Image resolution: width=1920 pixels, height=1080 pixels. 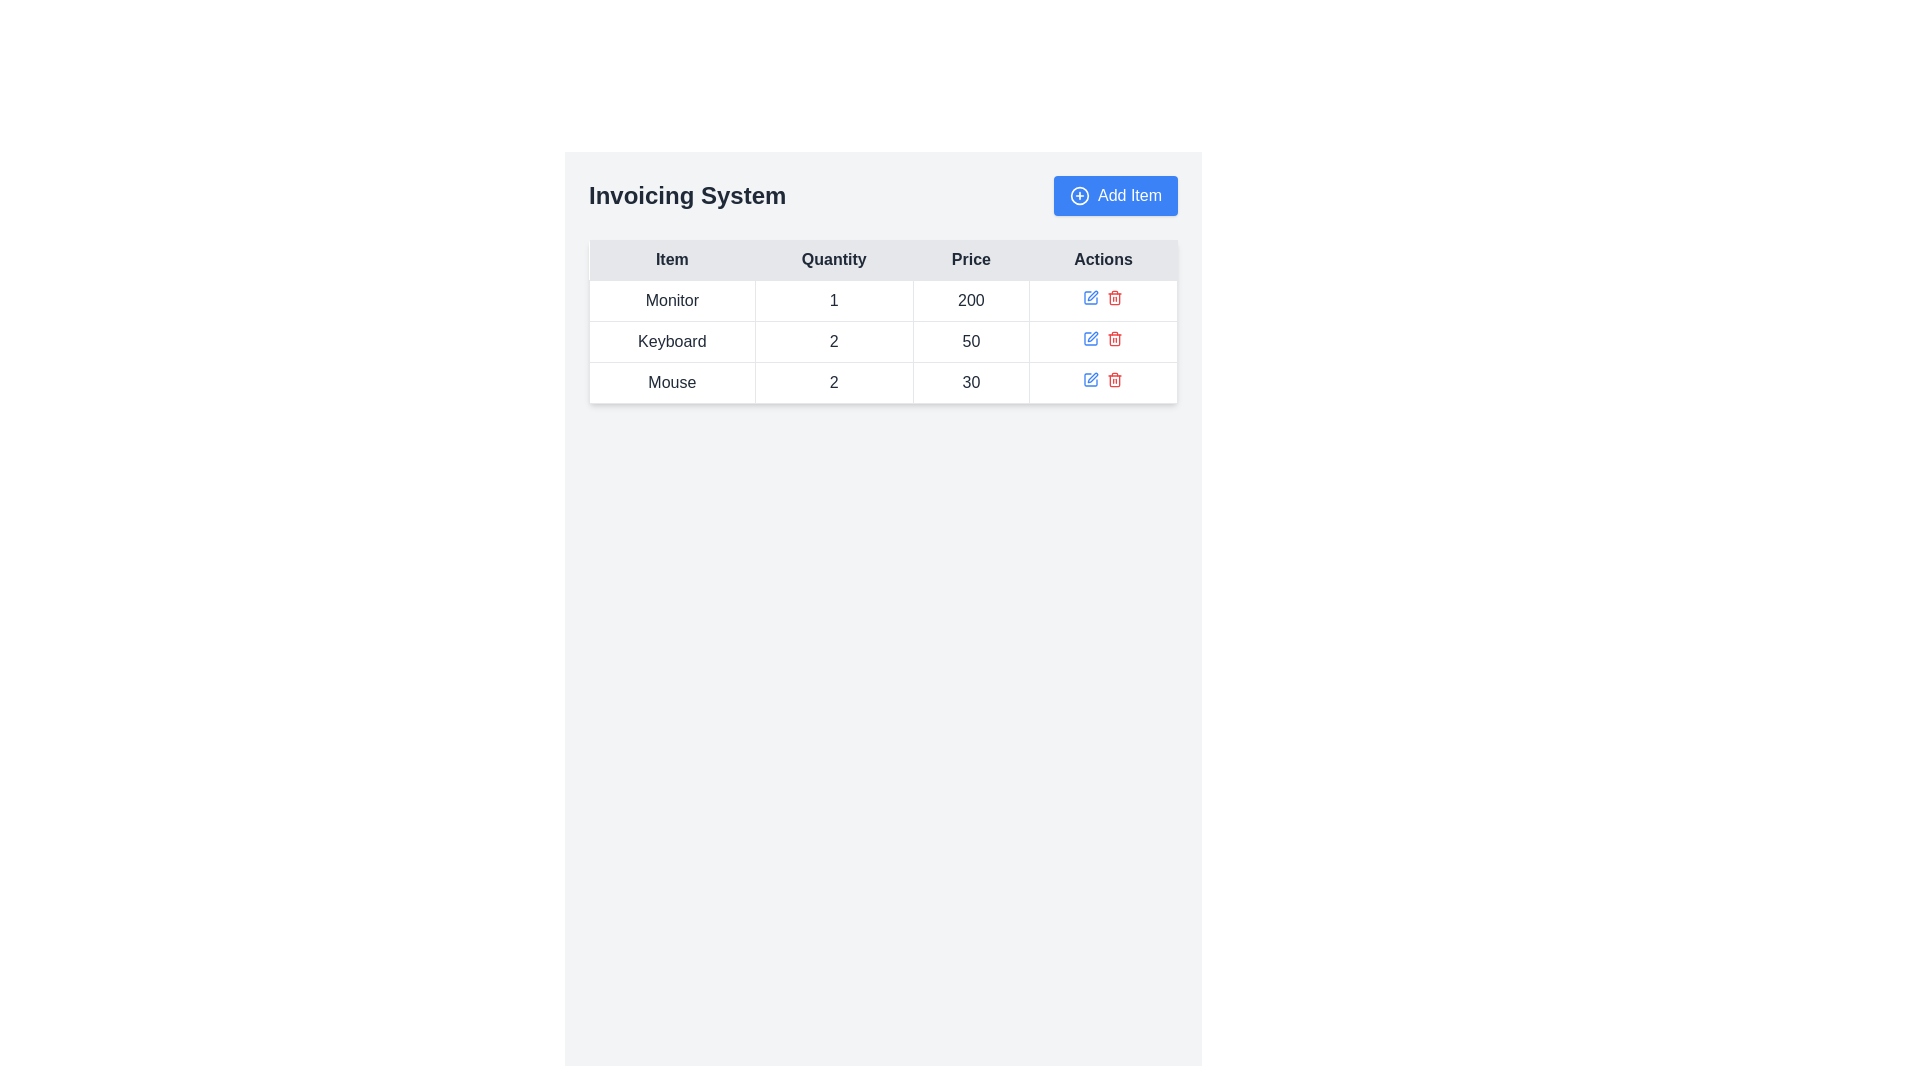 What do you see at coordinates (1090, 297) in the screenshot?
I see `the square outline with rounded corners that is part of the pen icon in the 'Actions' column next to the 'Keyboard' item` at bounding box center [1090, 297].